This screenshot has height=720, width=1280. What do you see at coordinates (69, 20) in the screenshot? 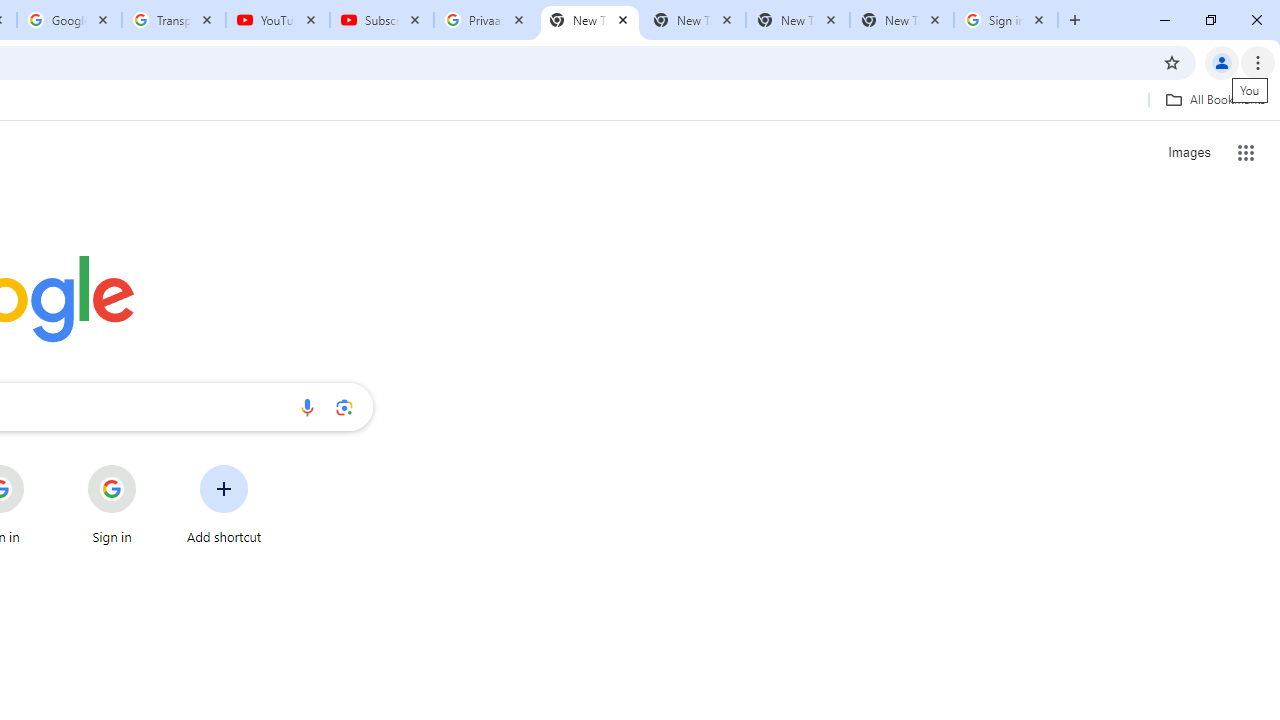
I see `'Google Account'` at bounding box center [69, 20].